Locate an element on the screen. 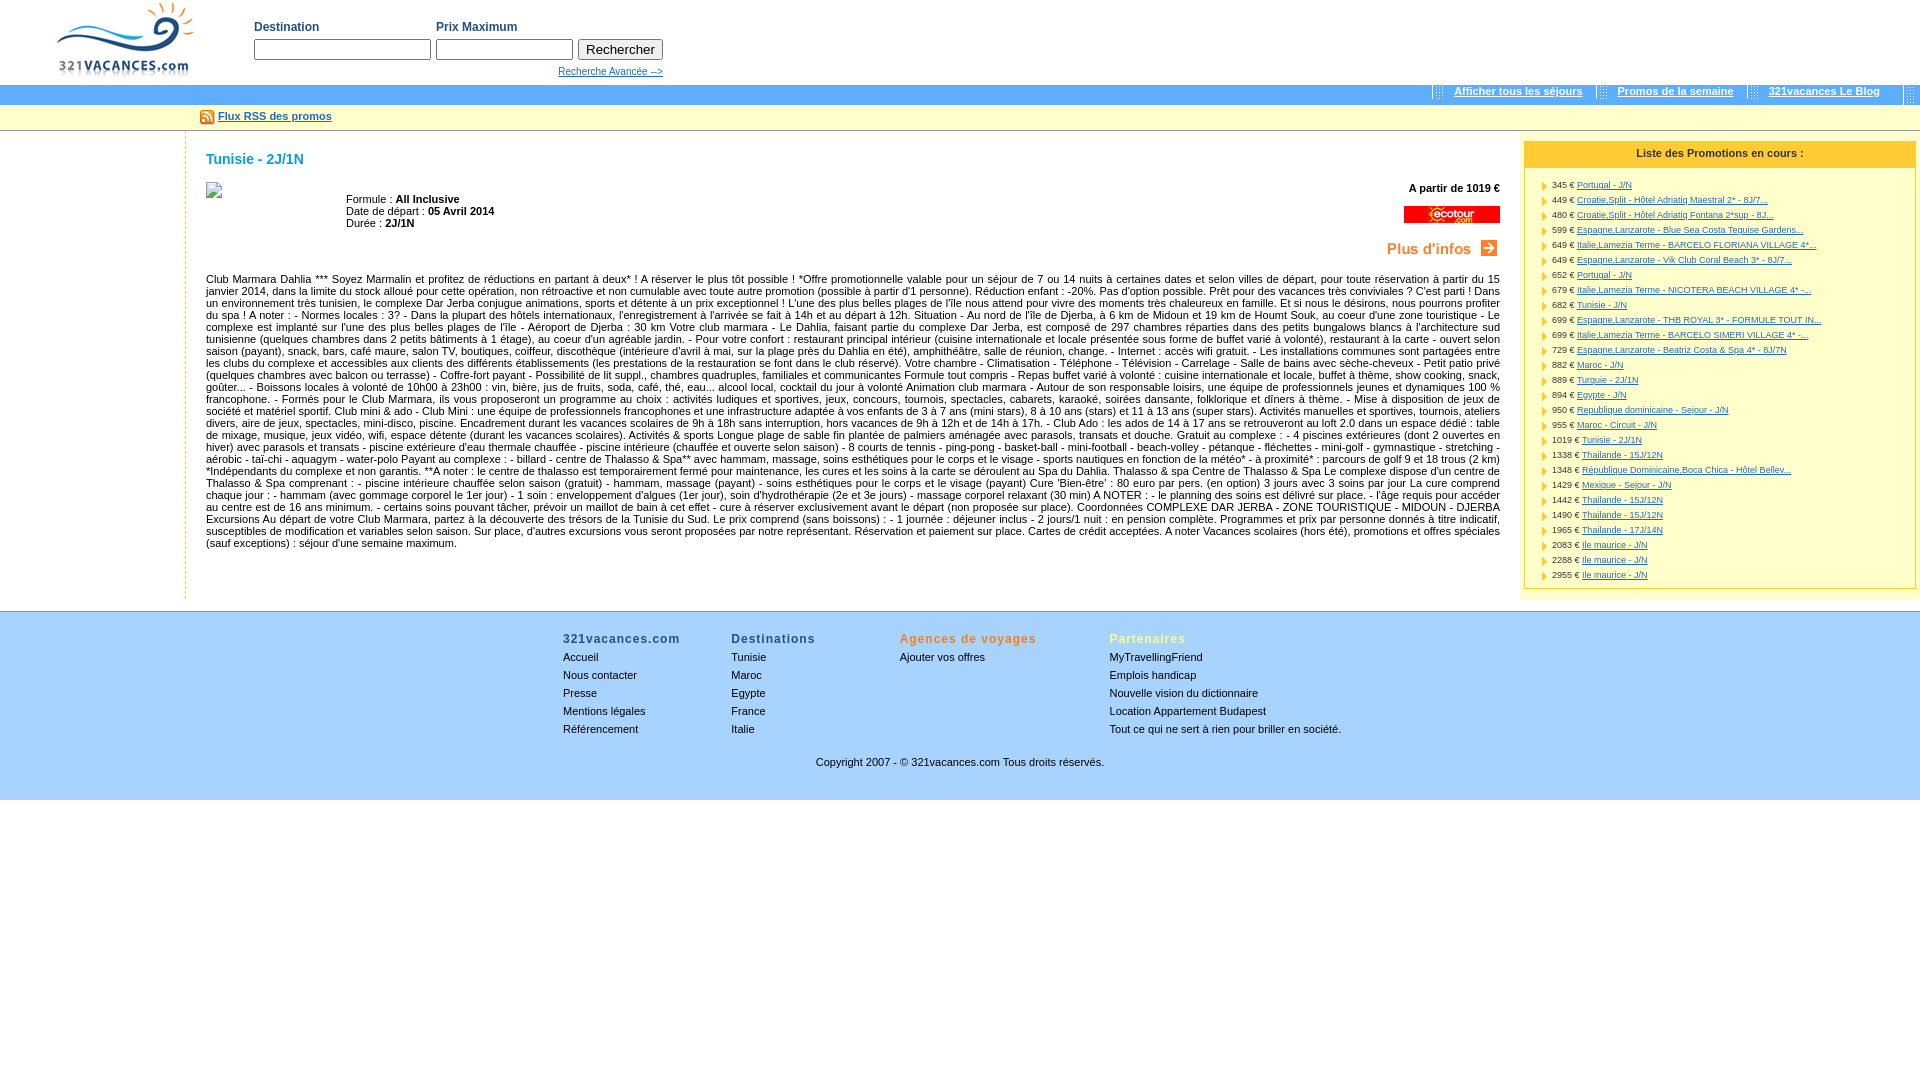  'Espagne,Lanzarote - Blue Sea Costa Teguise Gardens...' is located at coordinates (1688, 229).